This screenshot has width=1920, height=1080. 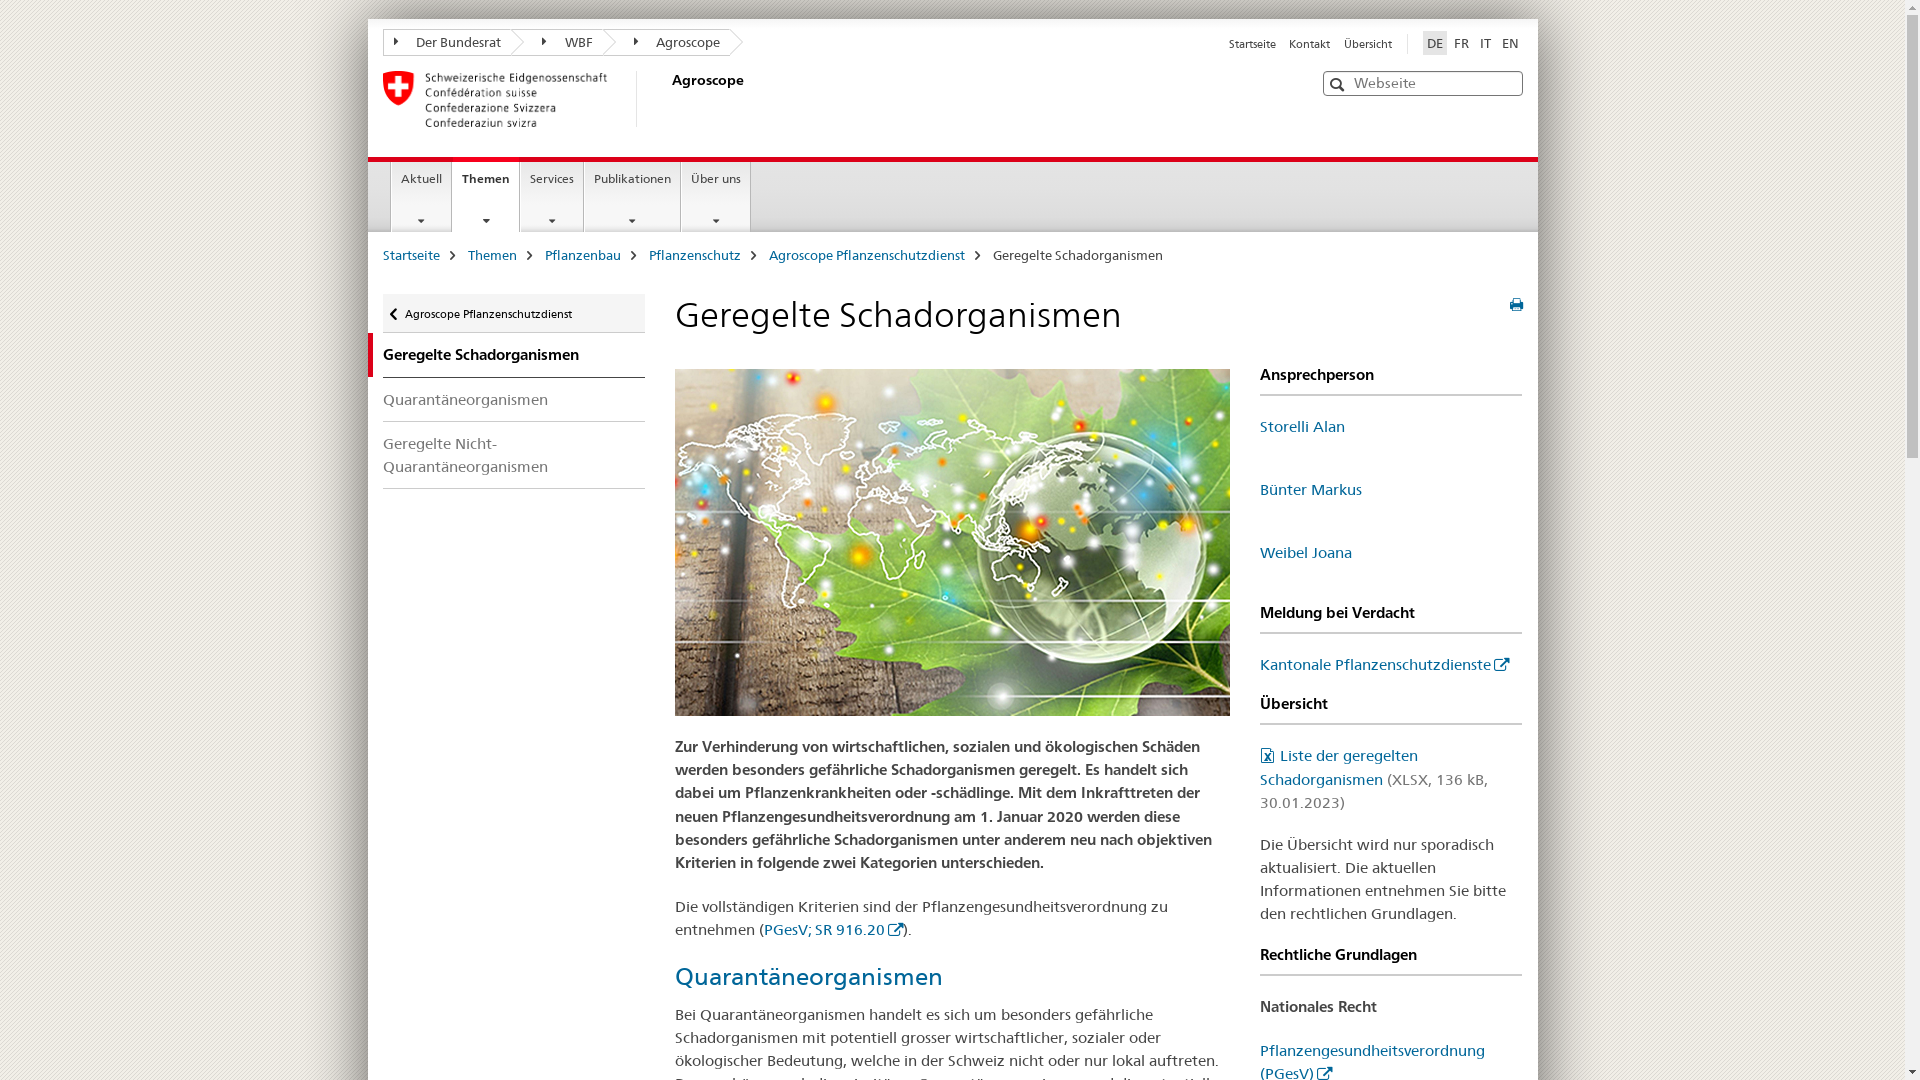 I want to click on 'Agroscope Pflanzenschutzdienst', so click(x=865, y=253).